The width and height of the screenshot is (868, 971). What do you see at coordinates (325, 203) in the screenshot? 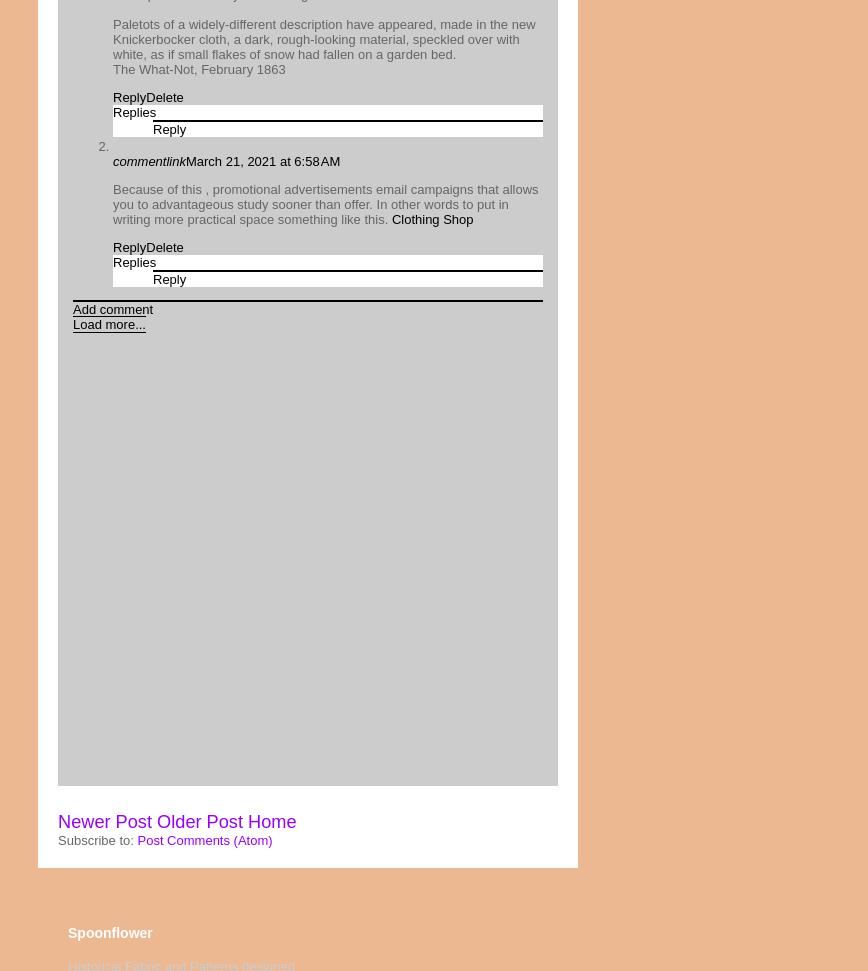
I see `'Because of this , promotional advertisements email campaigns that allows you to advantageous study sooner than offer. In other words to put in writing more practical space something like this.'` at bounding box center [325, 203].